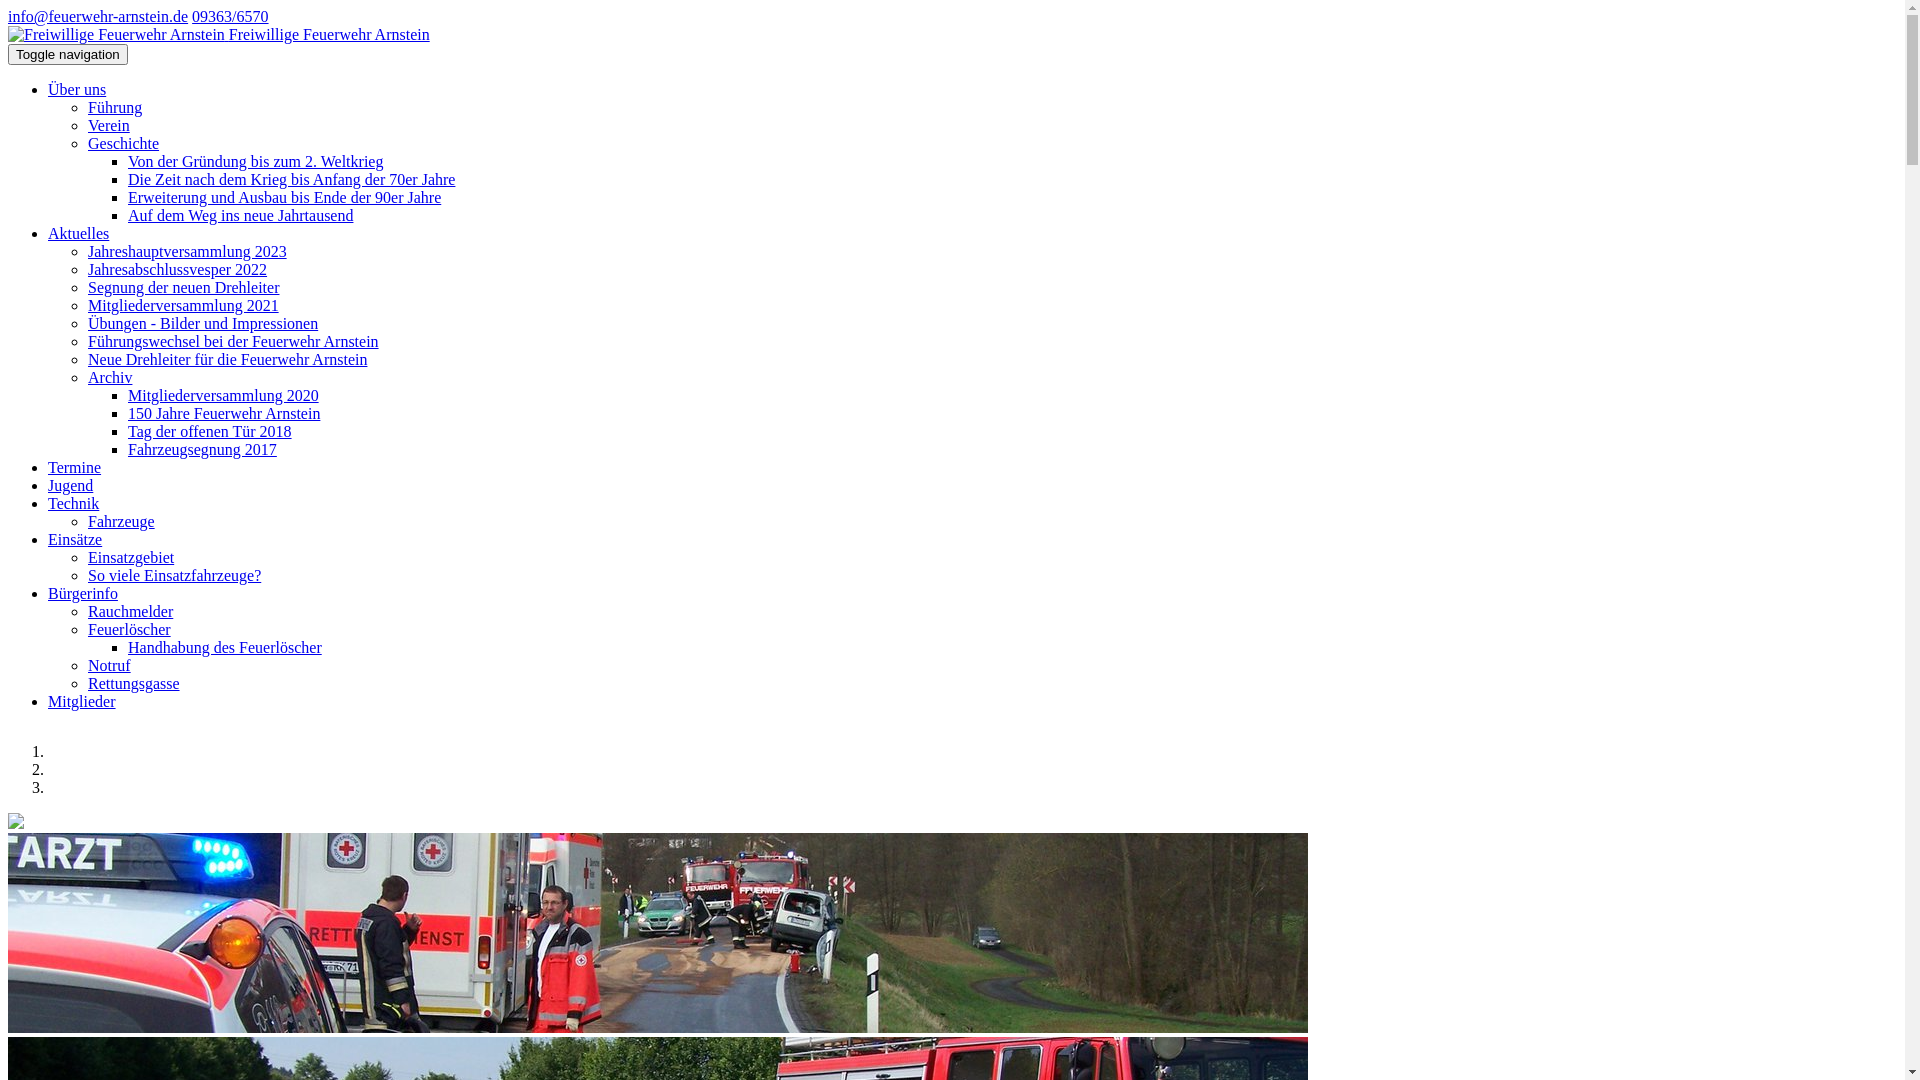 The height and width of the screenshot is (1080, 1920). Describe the element at coordinates (223, 395) in the screenshot. I see `'Mitgliederversammlung 2020'` at that location.